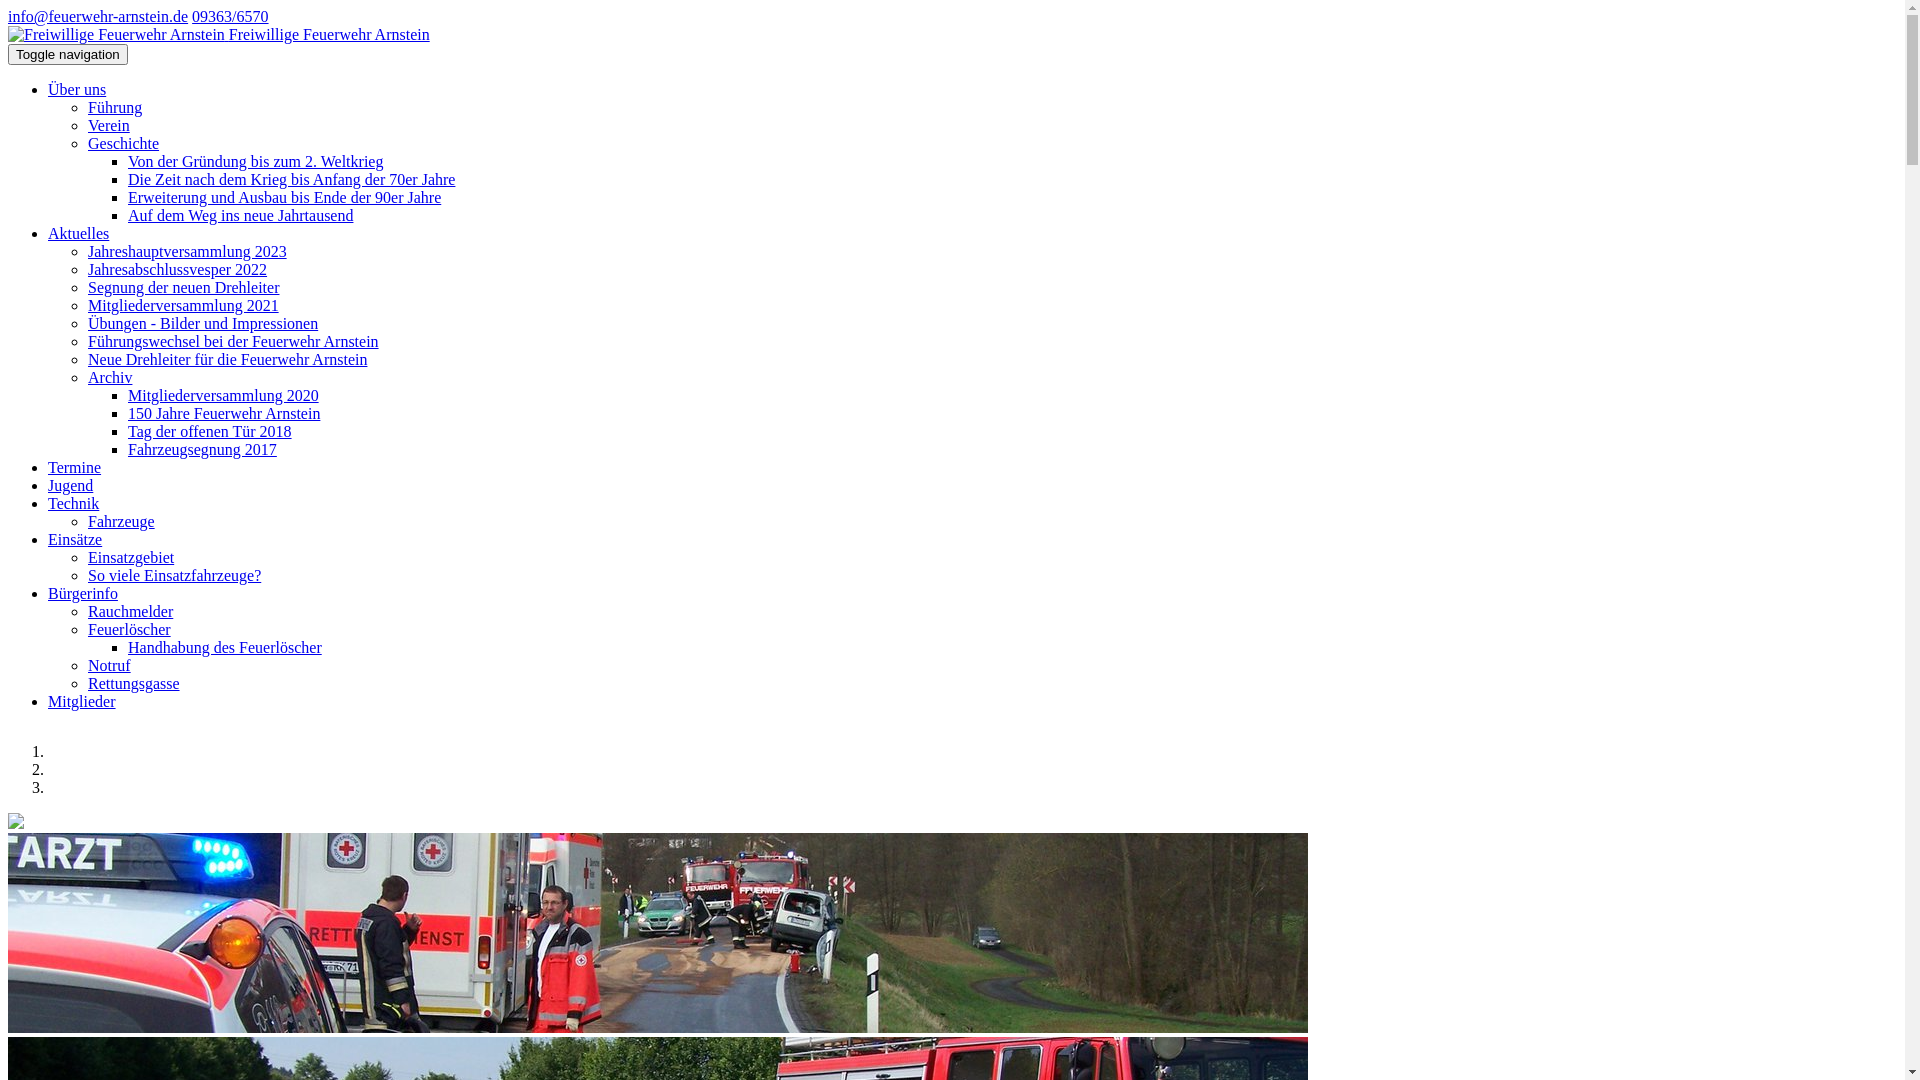 The height and width of the screenshot is (1080, 1920). Describe the element at coordinates (223, 395) in the screenshot. I see `'Mitgliederversammlung 2020'` at that location.